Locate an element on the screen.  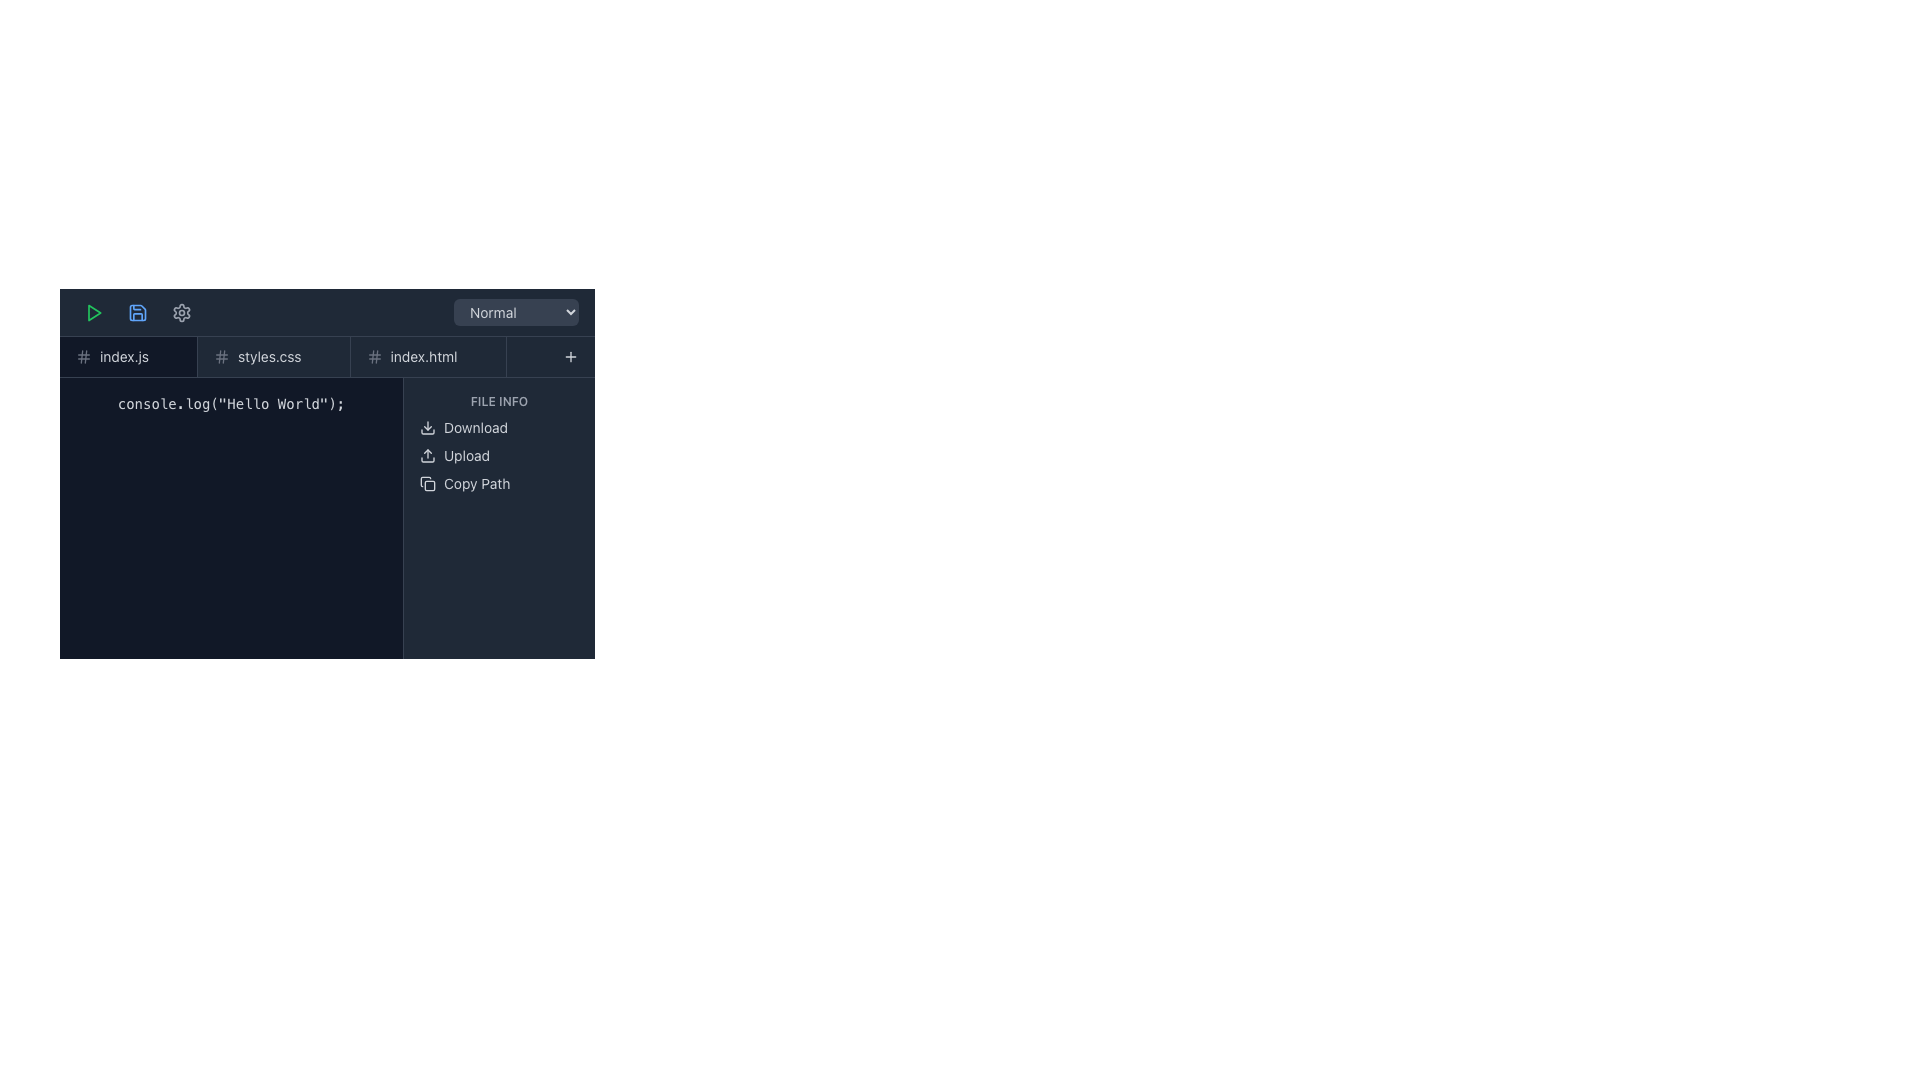
the rightmost vertical line of the hash icon located in the left section of the toolbar is located at coordinates (85, 356).